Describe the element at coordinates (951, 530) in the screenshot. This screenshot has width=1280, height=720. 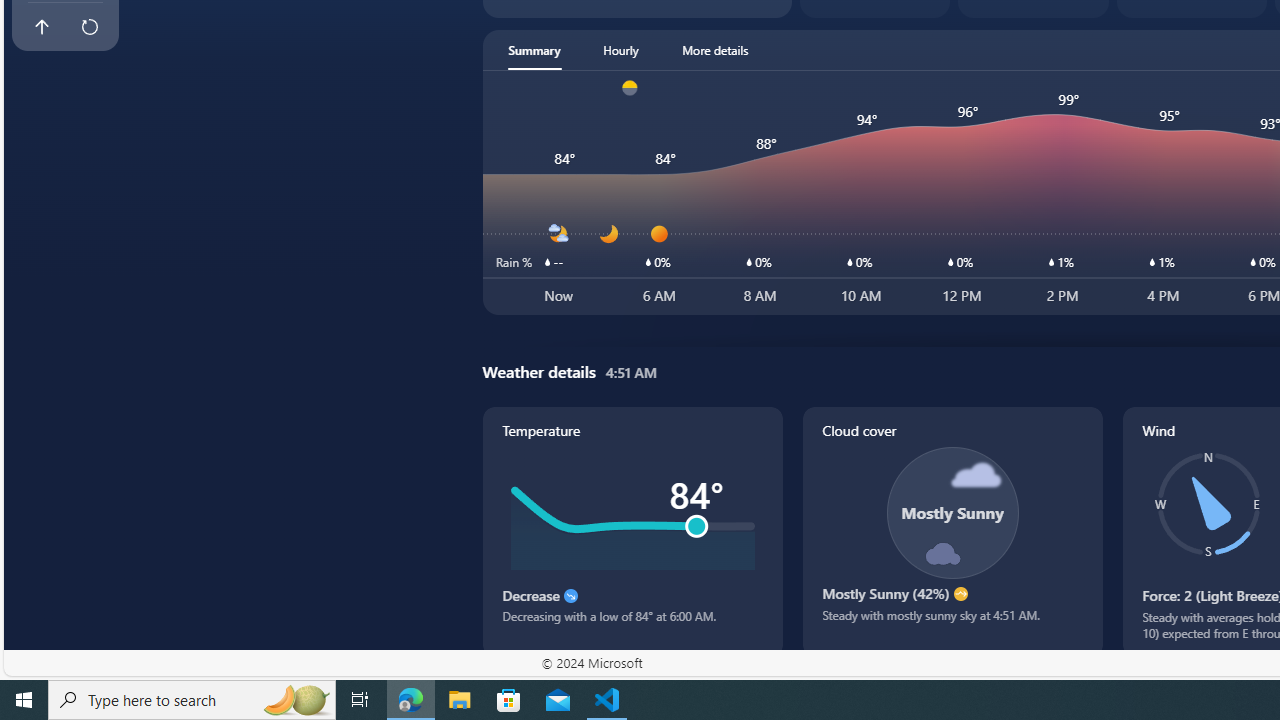
I see `'Cloud cover'` at that location.